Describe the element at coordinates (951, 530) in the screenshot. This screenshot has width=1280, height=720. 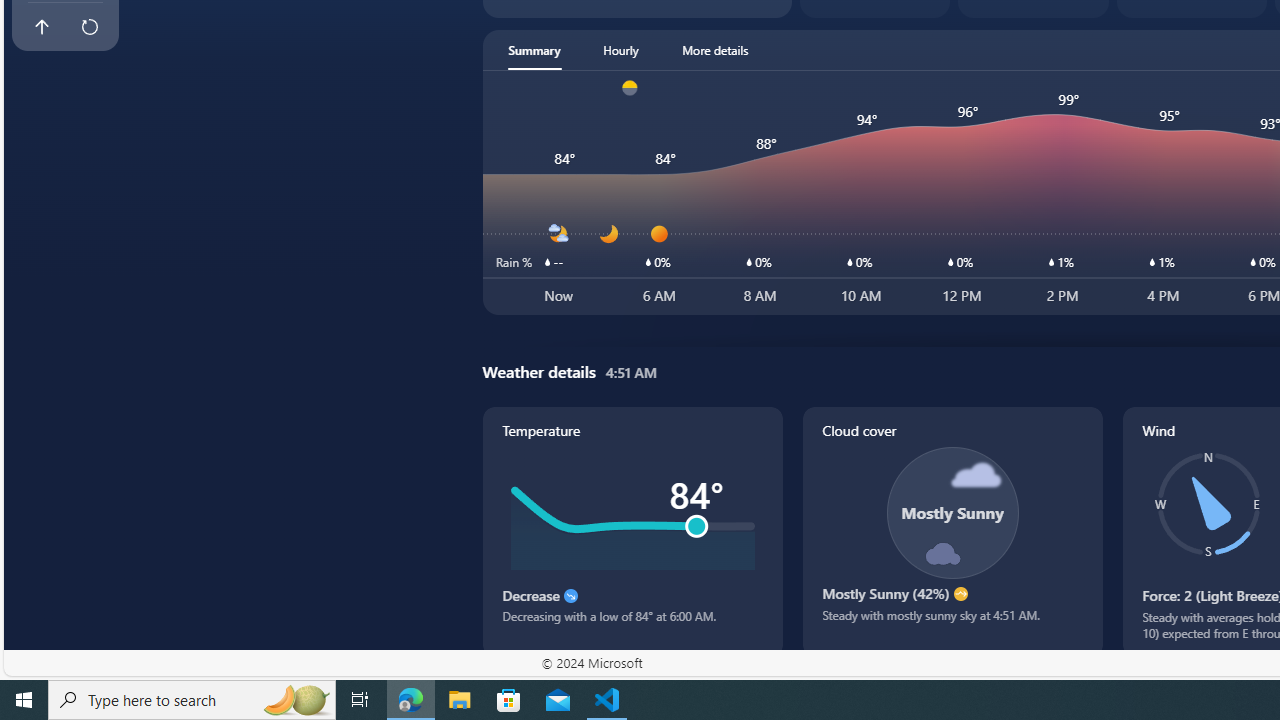
I see `'Cloud cover'` at that location.